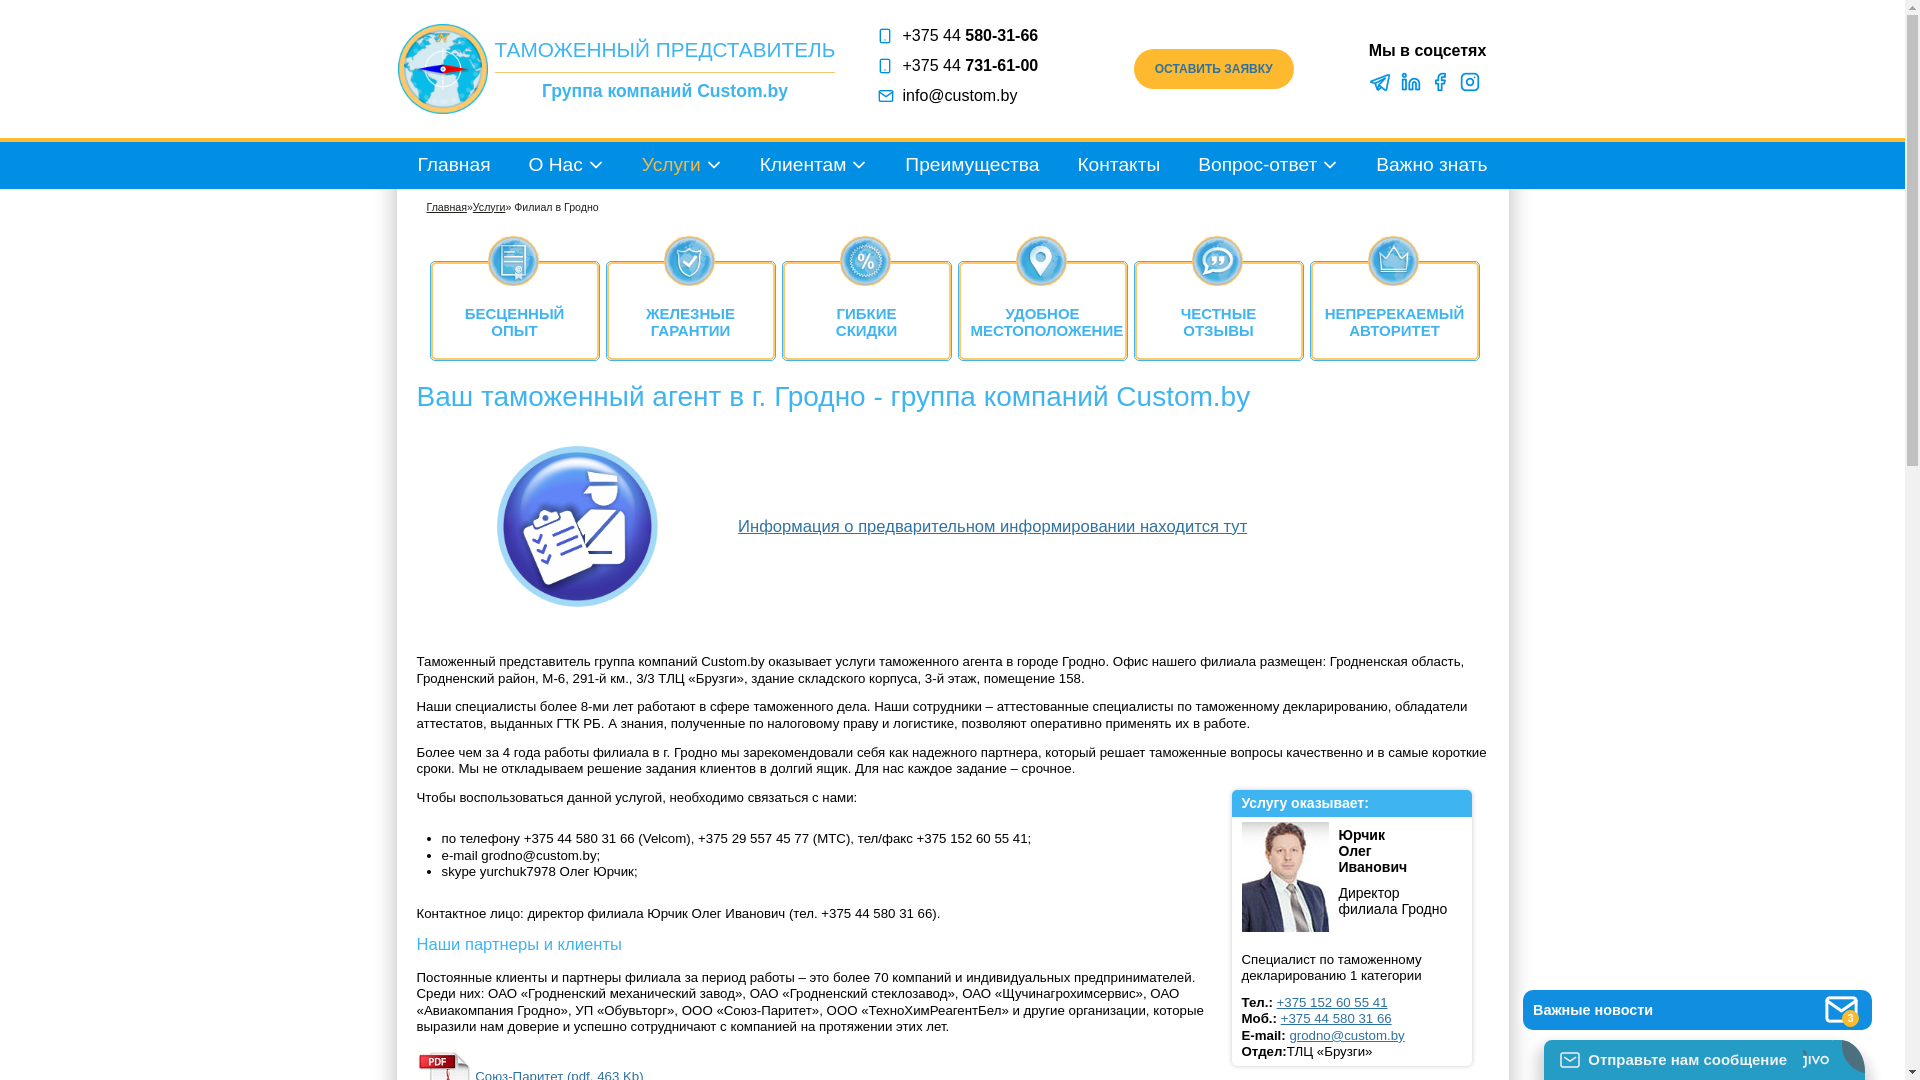  Describe the element at coordinates (975, 65) in the screenshot. I see `'+375 44 731-61-00'` at that location.